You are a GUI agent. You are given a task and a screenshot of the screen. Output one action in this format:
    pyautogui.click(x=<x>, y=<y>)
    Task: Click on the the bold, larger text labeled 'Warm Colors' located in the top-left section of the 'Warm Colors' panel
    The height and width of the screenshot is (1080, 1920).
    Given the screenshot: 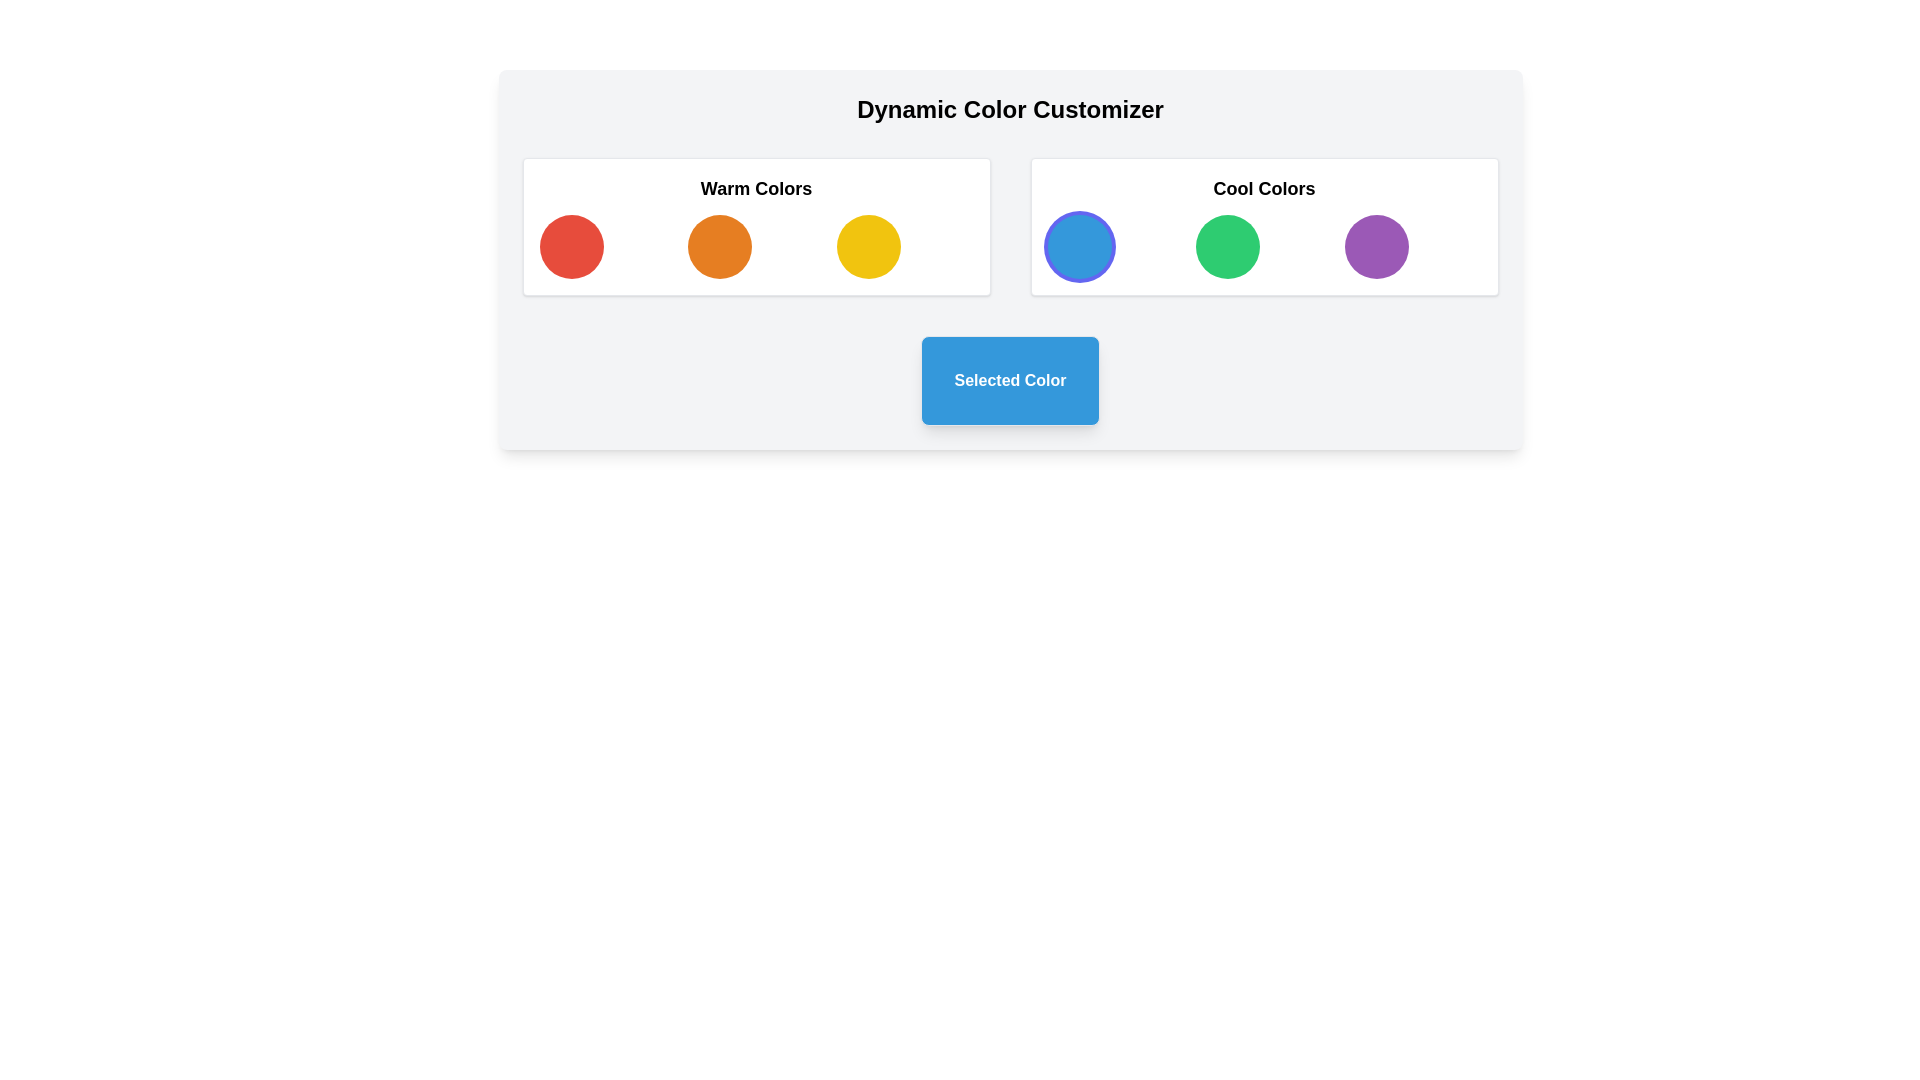 What is the action you would take?
    pyautogui.click(x=755, y=189)
    